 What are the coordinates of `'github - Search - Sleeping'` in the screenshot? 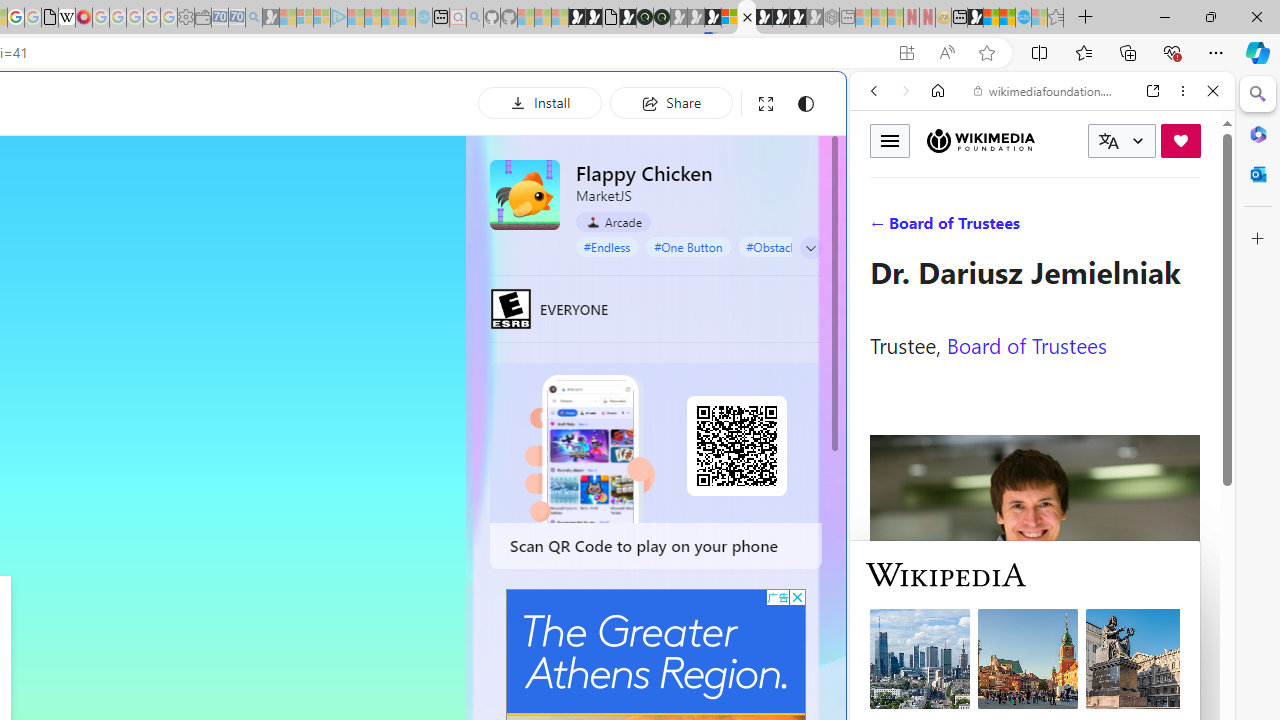 It's located at (473, 17).